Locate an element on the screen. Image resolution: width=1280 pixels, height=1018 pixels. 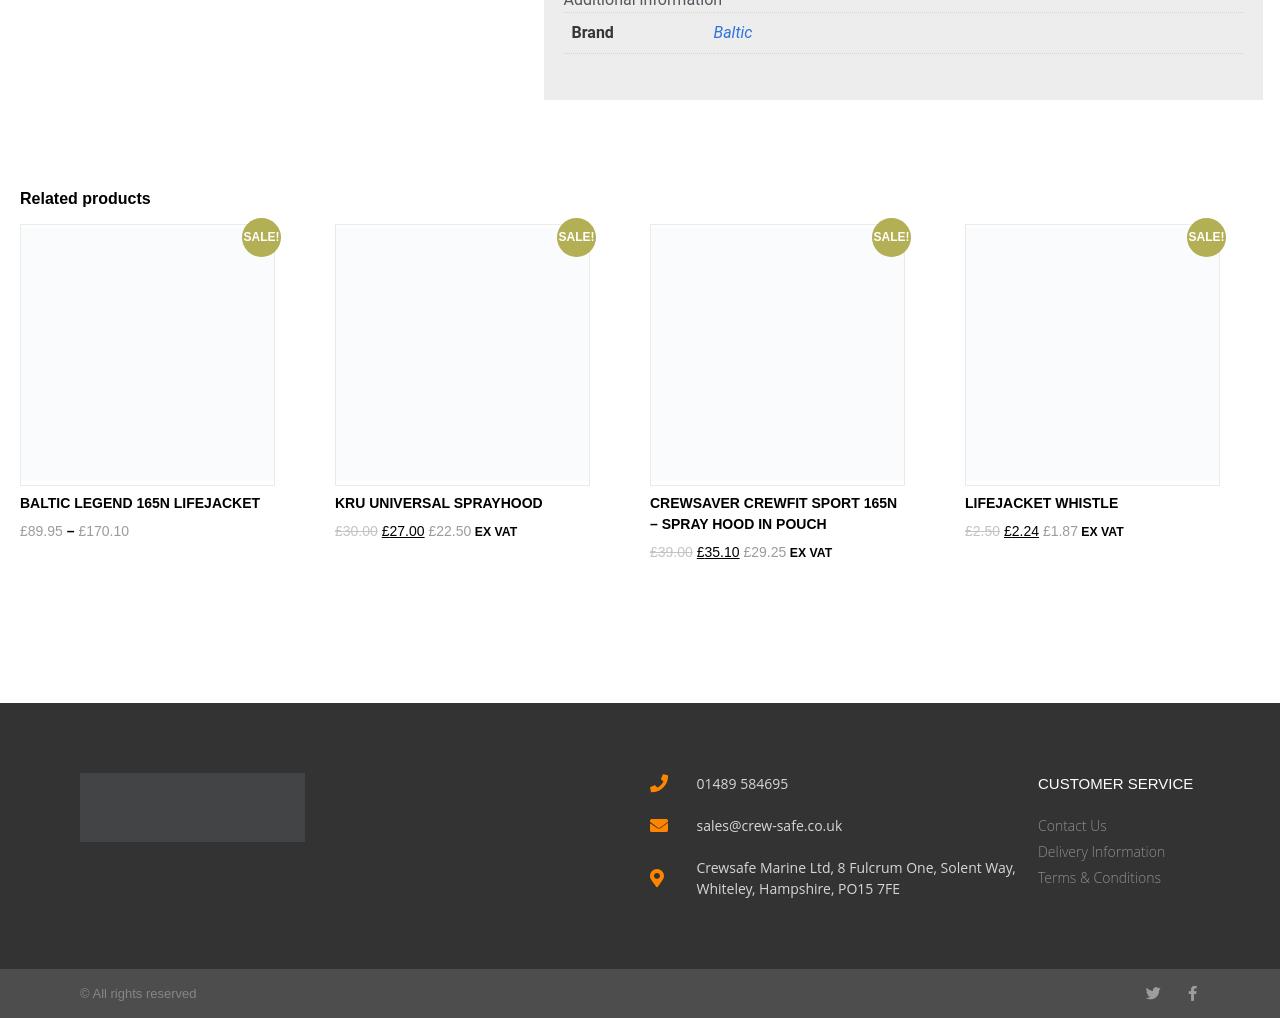
'© All rights reserved' is located at coordinates (136, 993).